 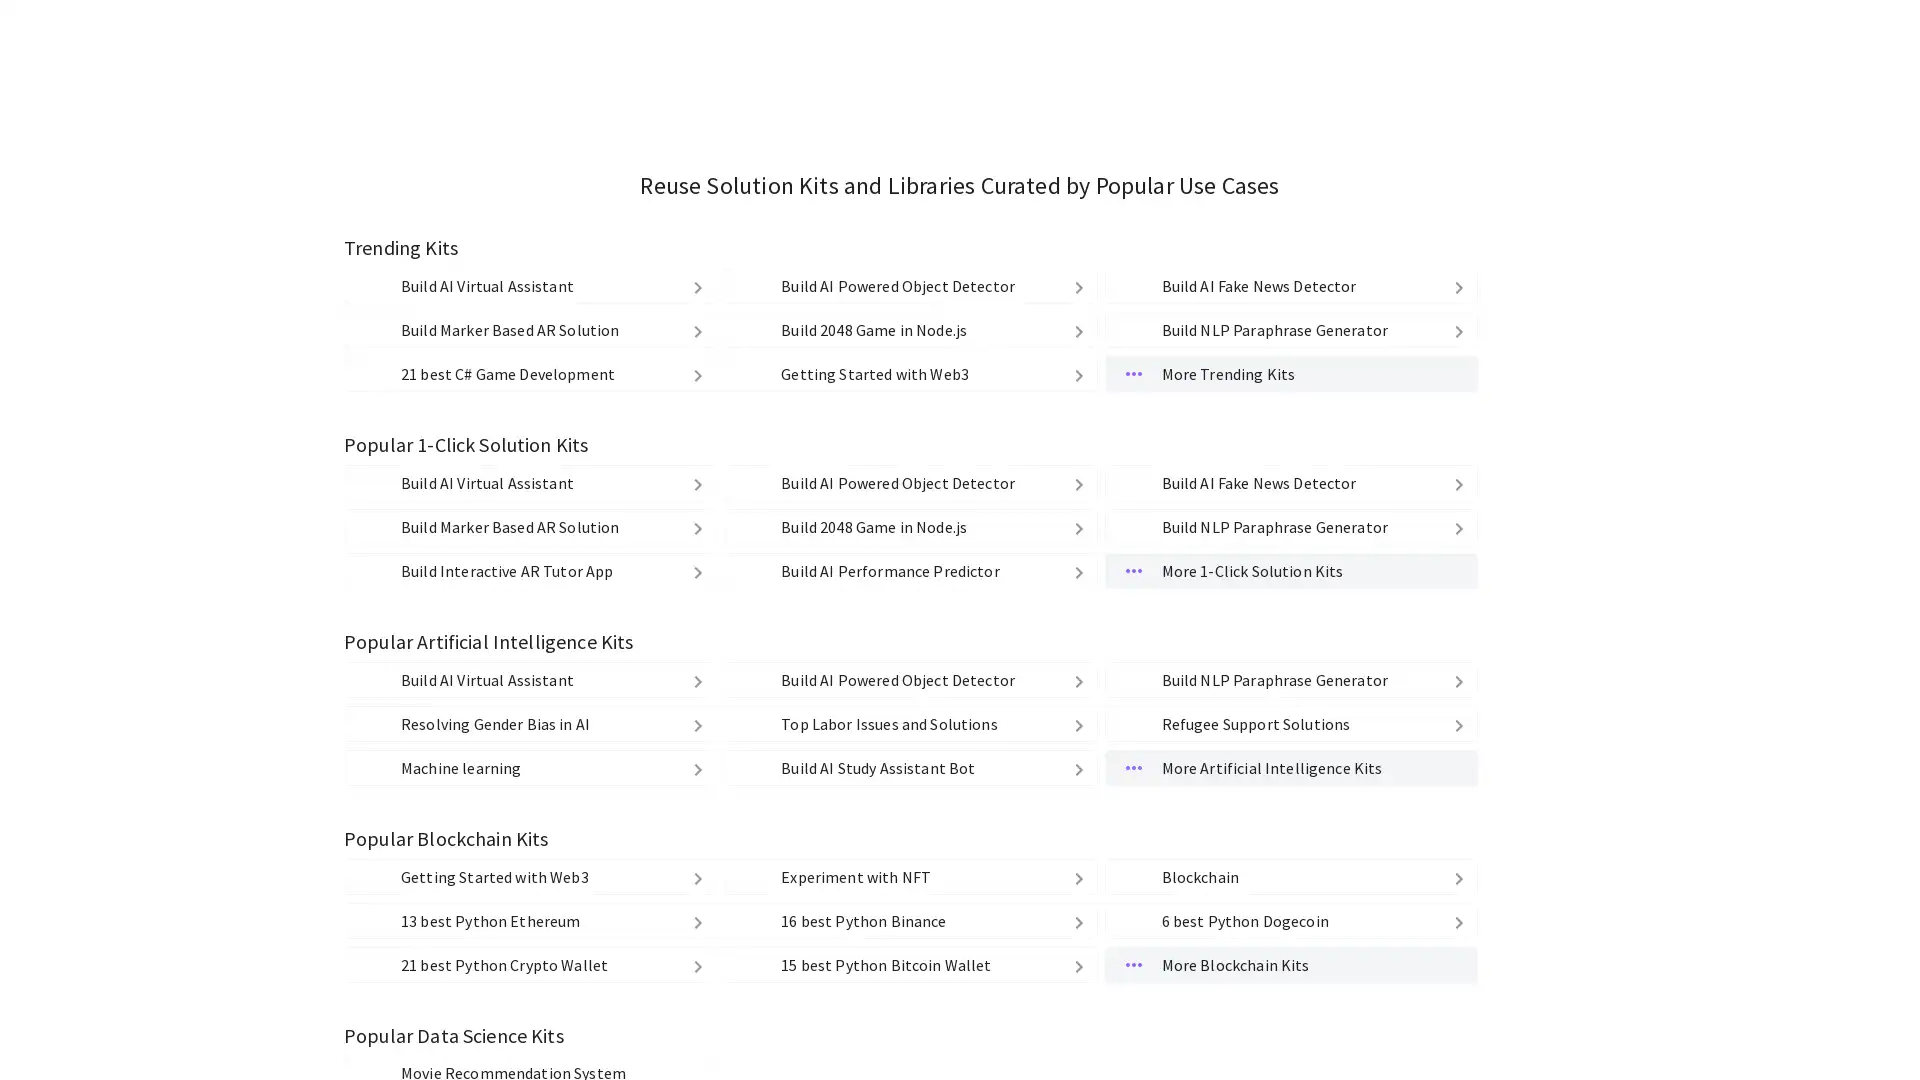 I want to click on Find Libraries, so click(x=1507, y=29).